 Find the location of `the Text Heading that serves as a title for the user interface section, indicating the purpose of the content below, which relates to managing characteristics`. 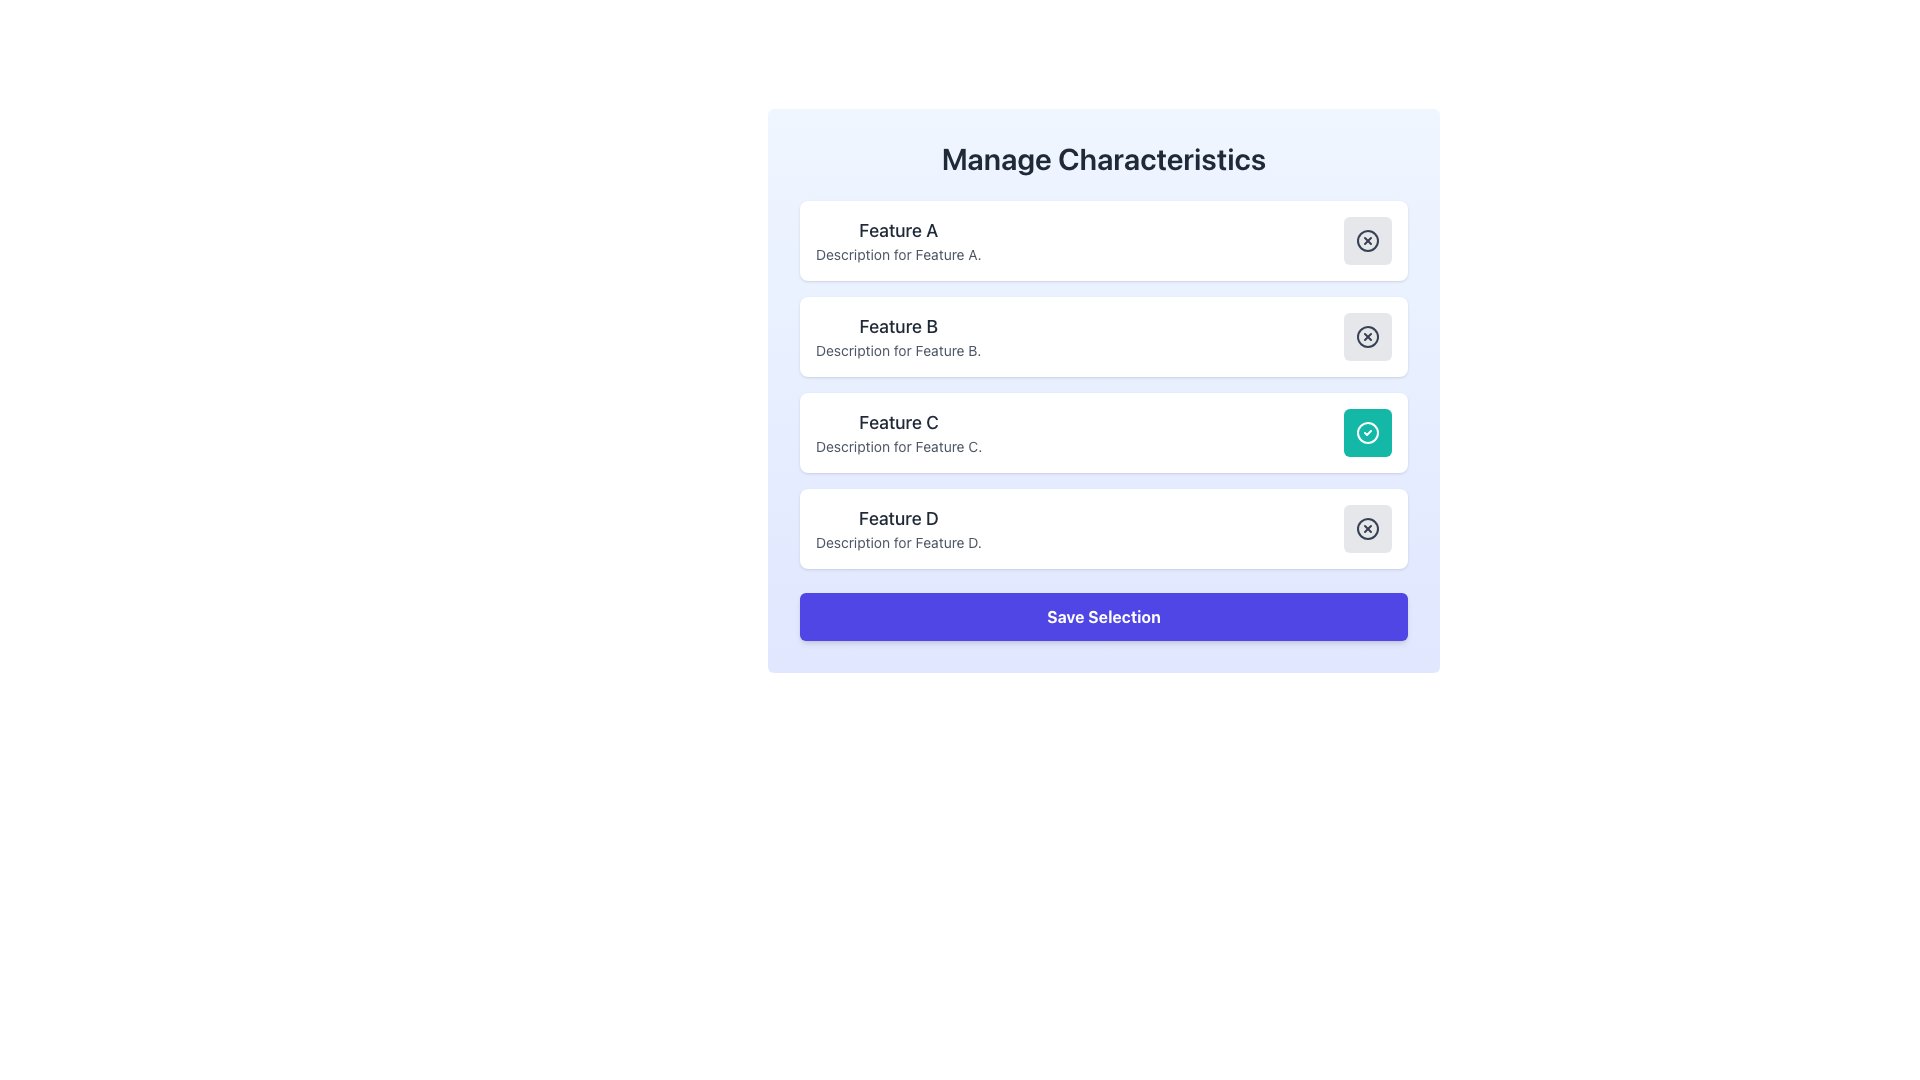

the Text Heading that serves as a title for the user interface section, indicating the purpose of the content below, which relates to managing characteristics is located at coordinates (1103, 157).